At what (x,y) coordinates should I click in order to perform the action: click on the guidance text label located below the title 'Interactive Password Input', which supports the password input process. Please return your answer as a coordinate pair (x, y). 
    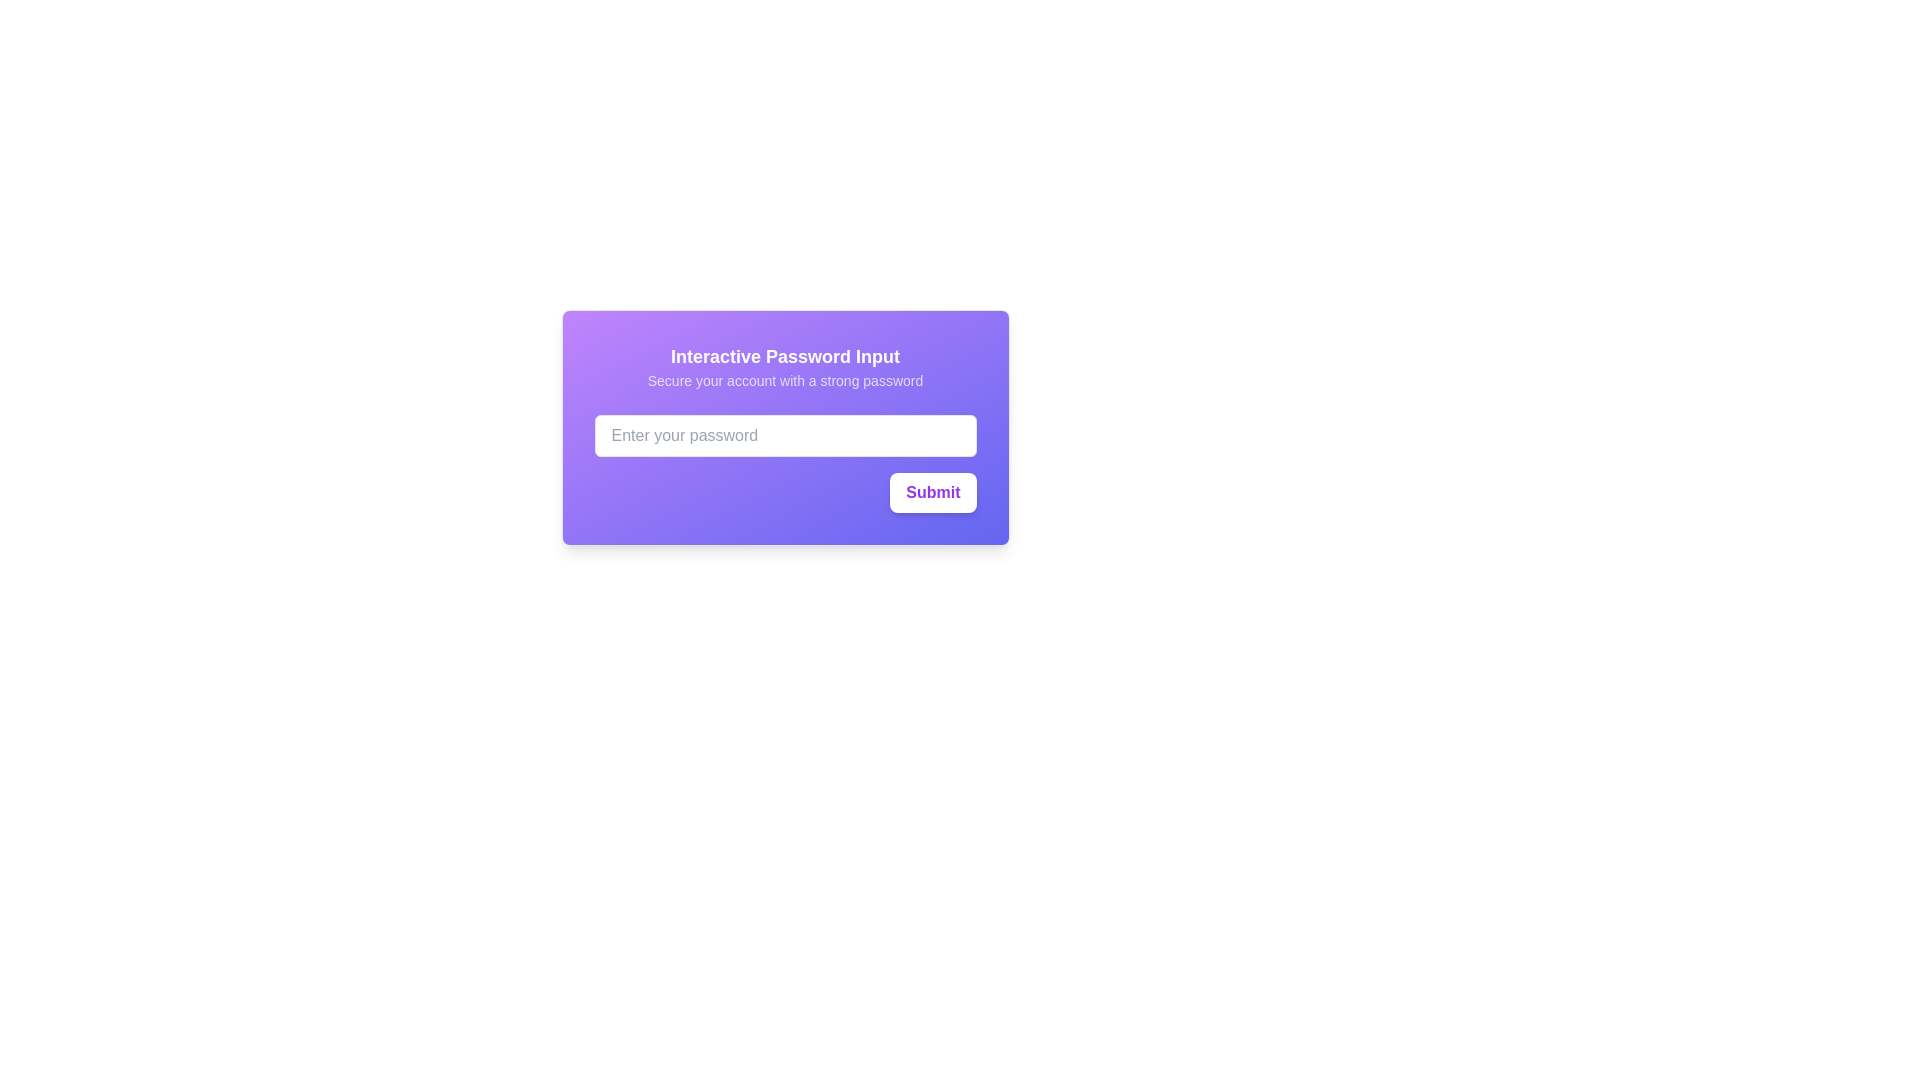
    Looking at the image, I should click on (784, 381).